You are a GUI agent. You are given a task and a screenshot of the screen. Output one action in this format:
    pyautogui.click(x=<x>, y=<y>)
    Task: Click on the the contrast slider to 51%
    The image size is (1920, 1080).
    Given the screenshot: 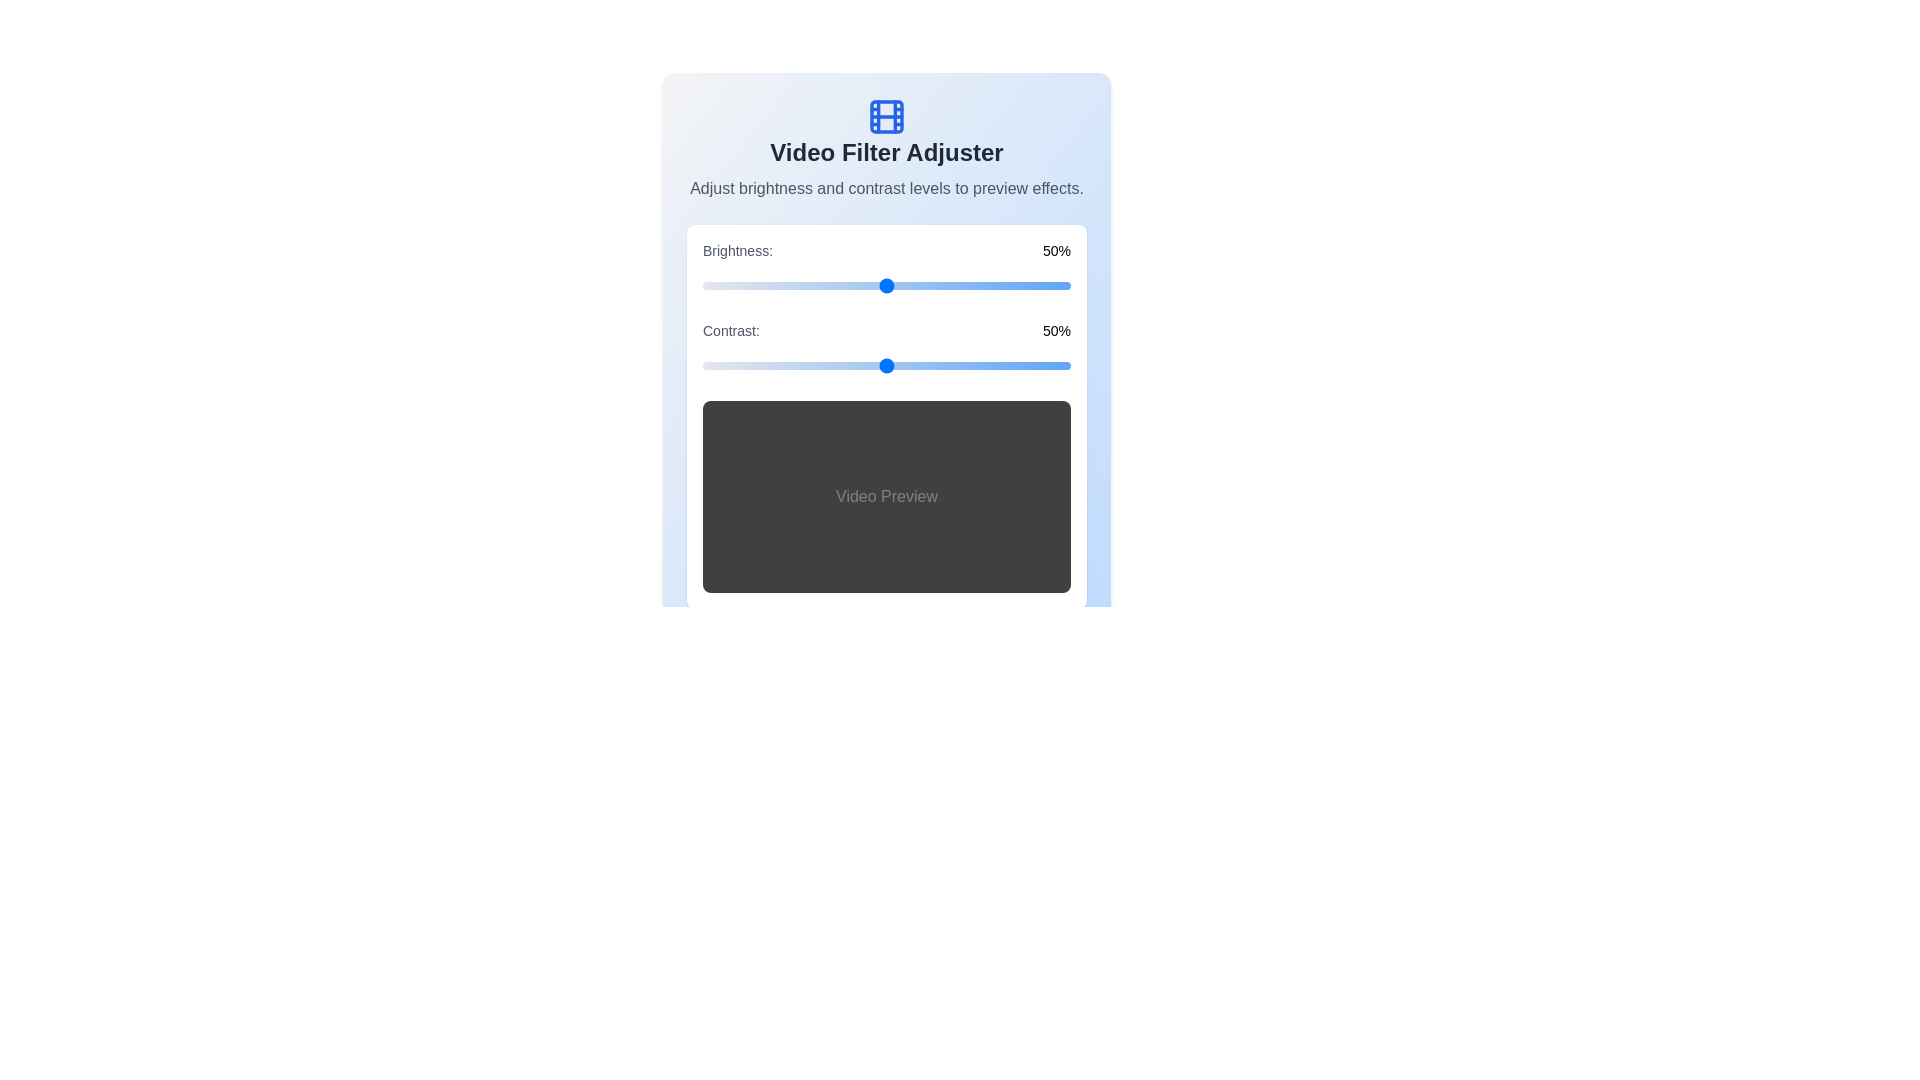 What is the action you would take?
    pyautogui.click(x=889, y=366)
    